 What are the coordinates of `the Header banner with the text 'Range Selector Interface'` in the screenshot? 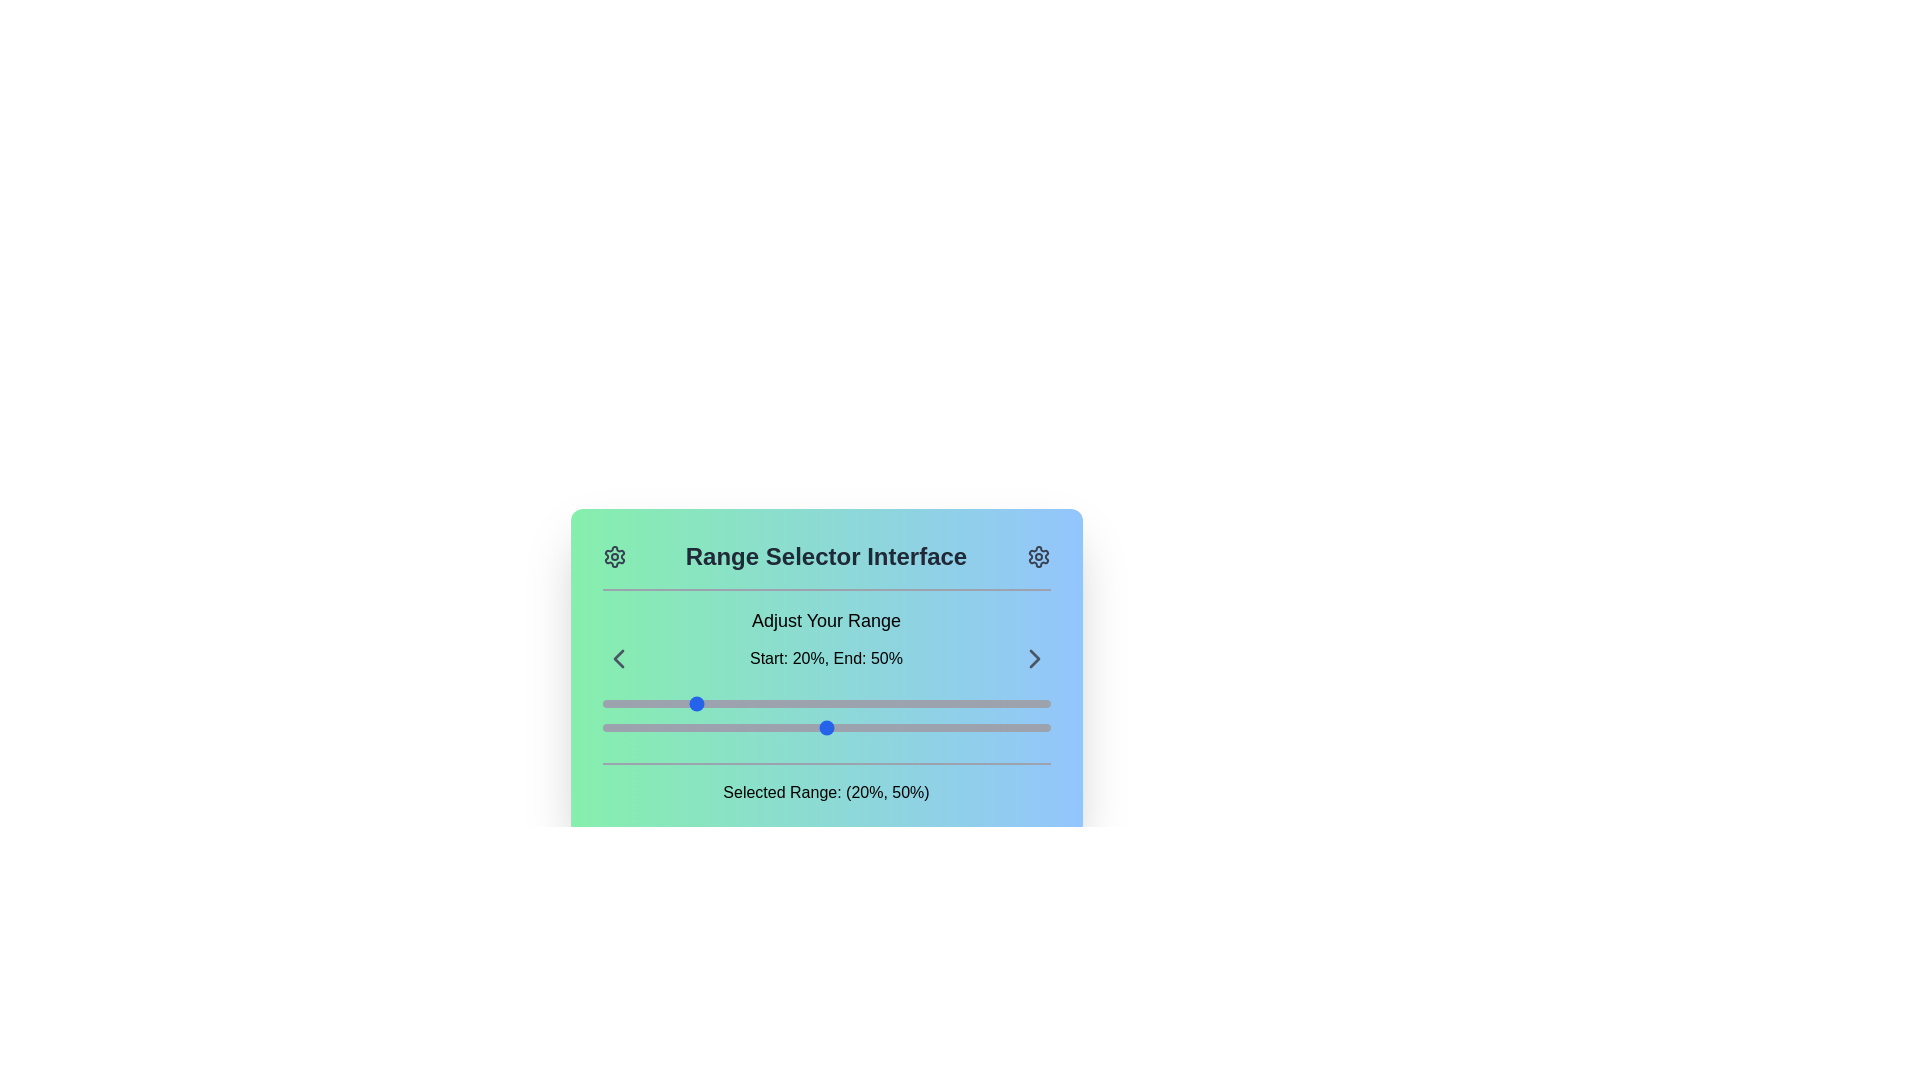 It's located at (826, 566).